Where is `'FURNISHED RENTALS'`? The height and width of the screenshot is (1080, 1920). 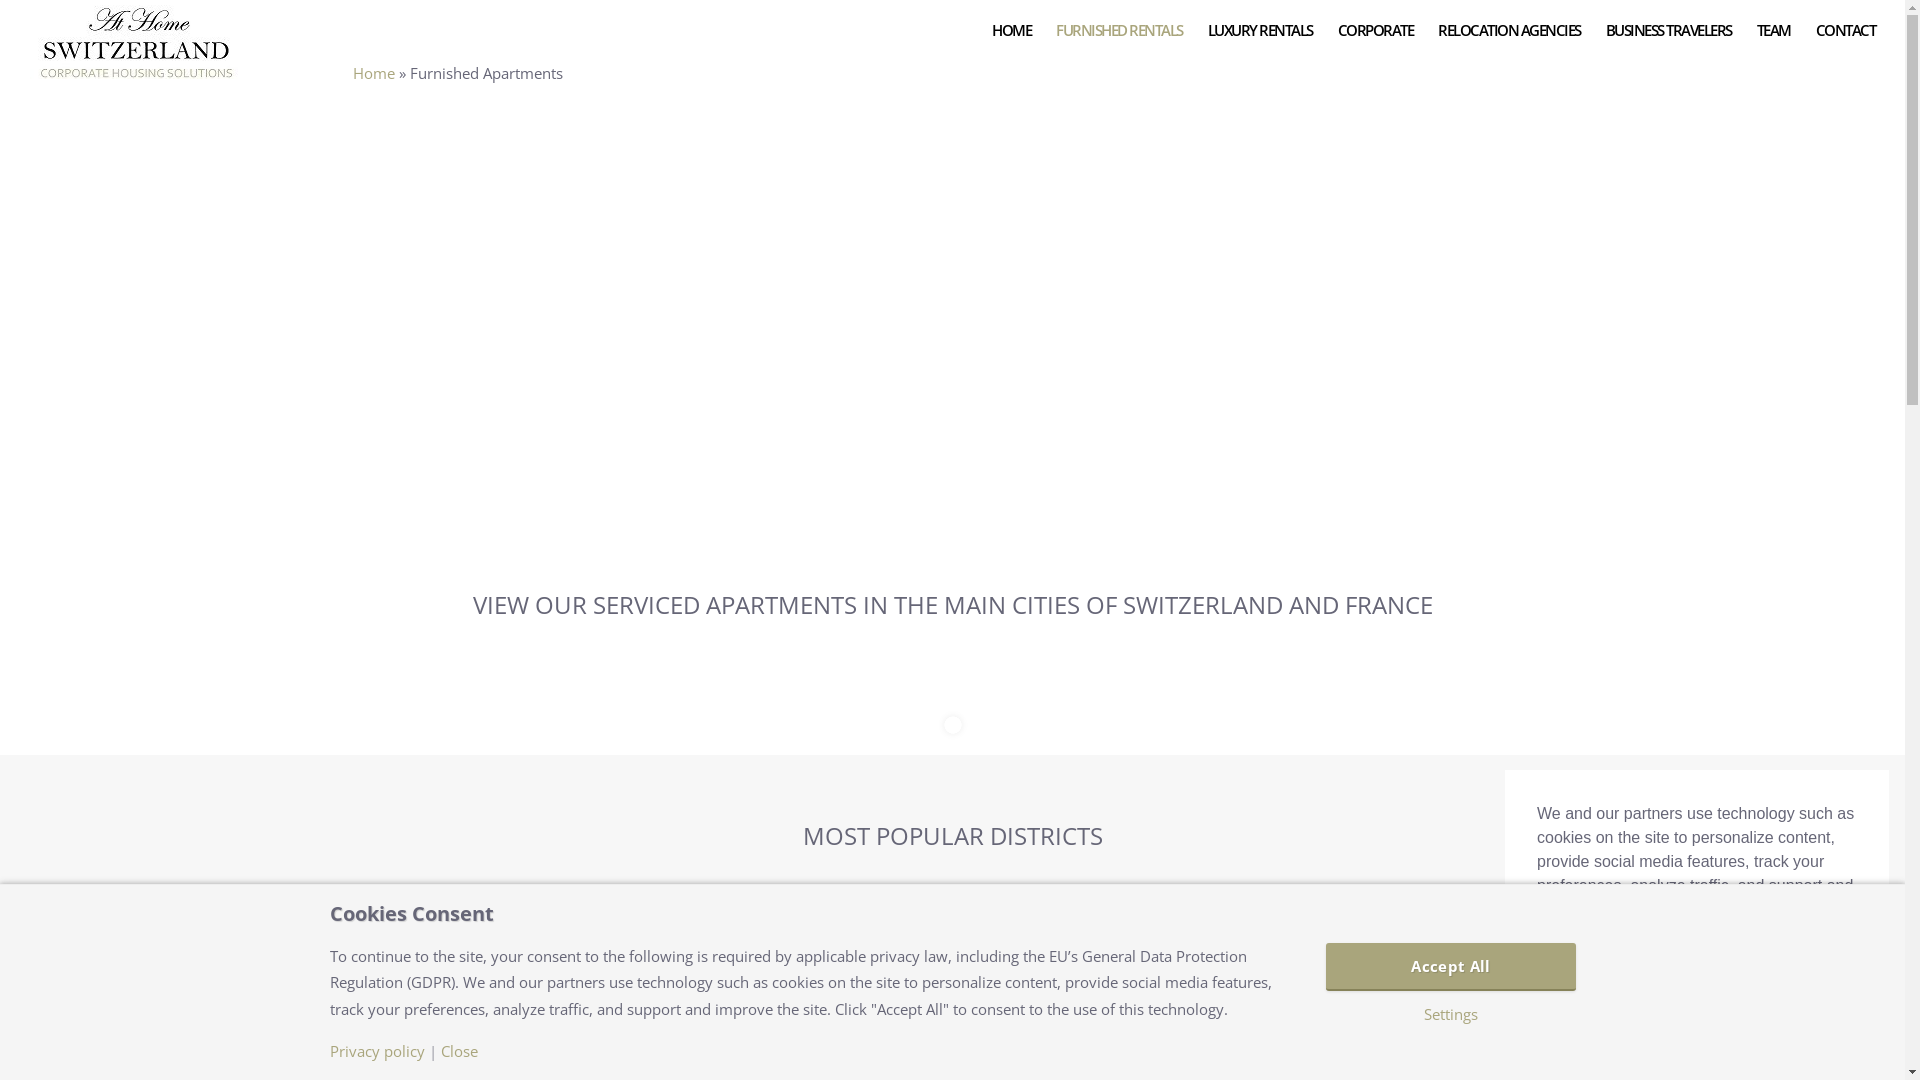 'FURNISHED RENTALS' is located at coordinates (1055, 30).